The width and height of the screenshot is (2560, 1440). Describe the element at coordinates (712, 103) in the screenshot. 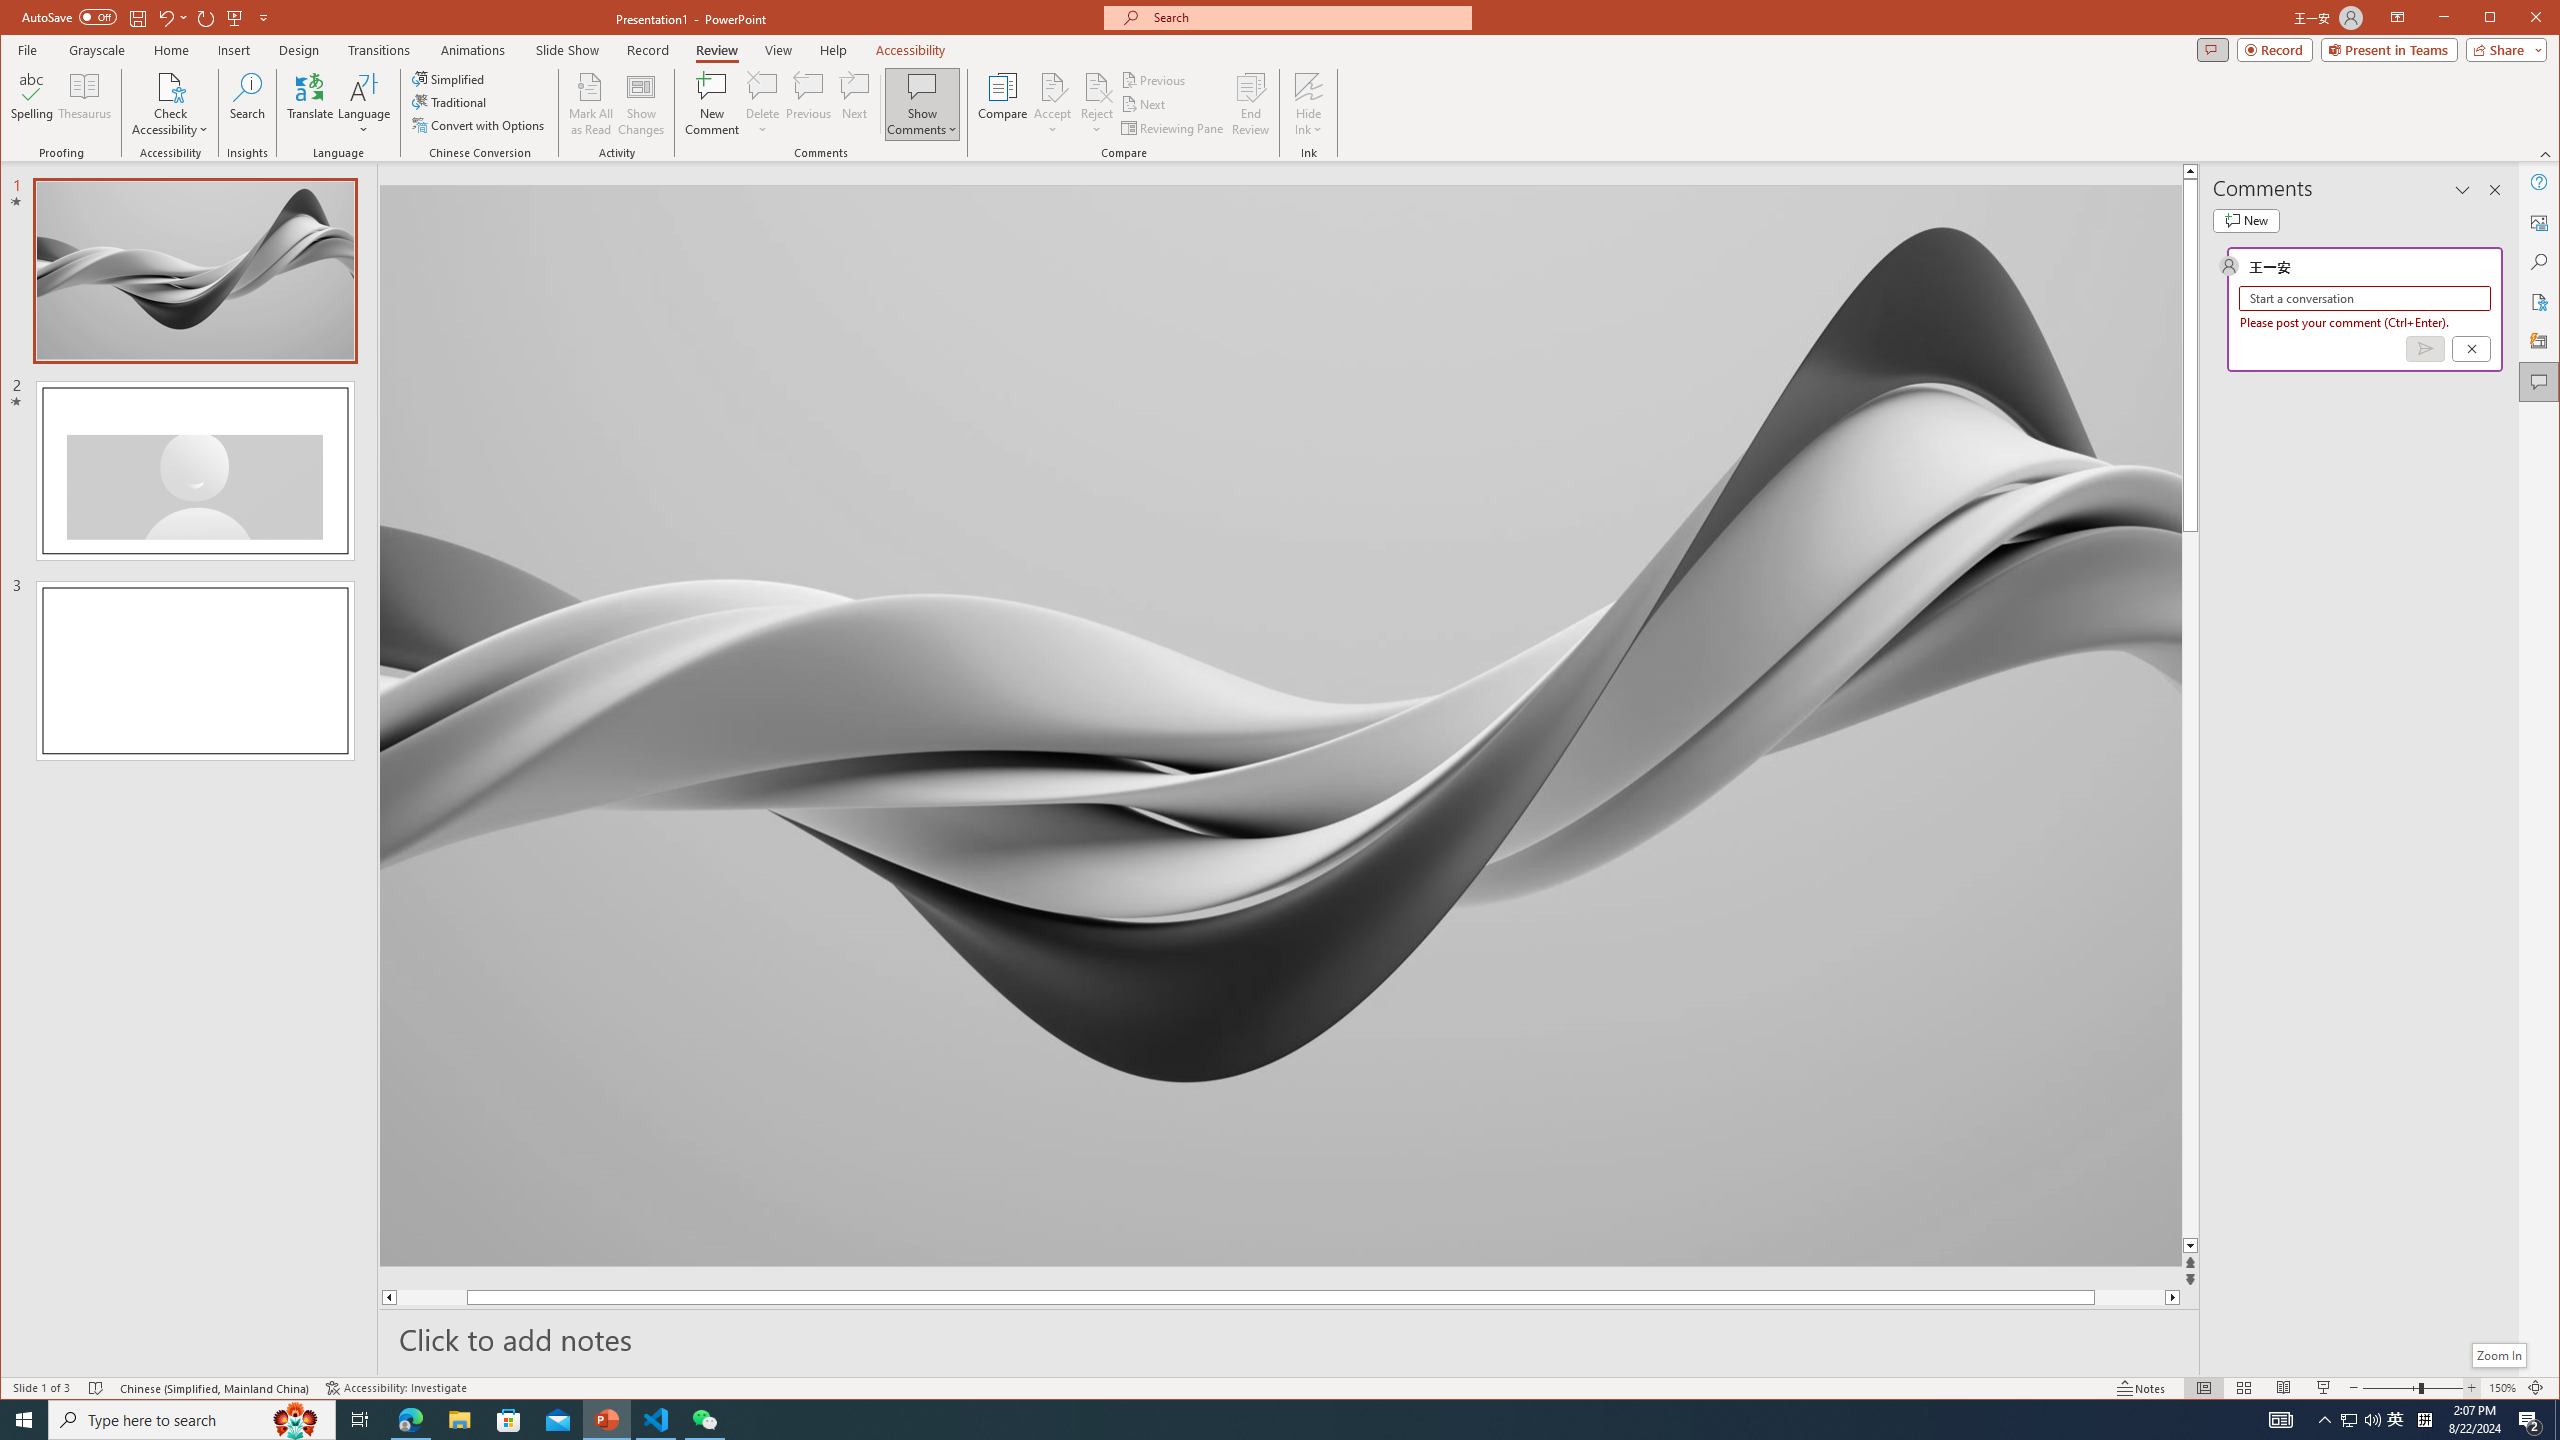

I see `'New Comment'` at that location.